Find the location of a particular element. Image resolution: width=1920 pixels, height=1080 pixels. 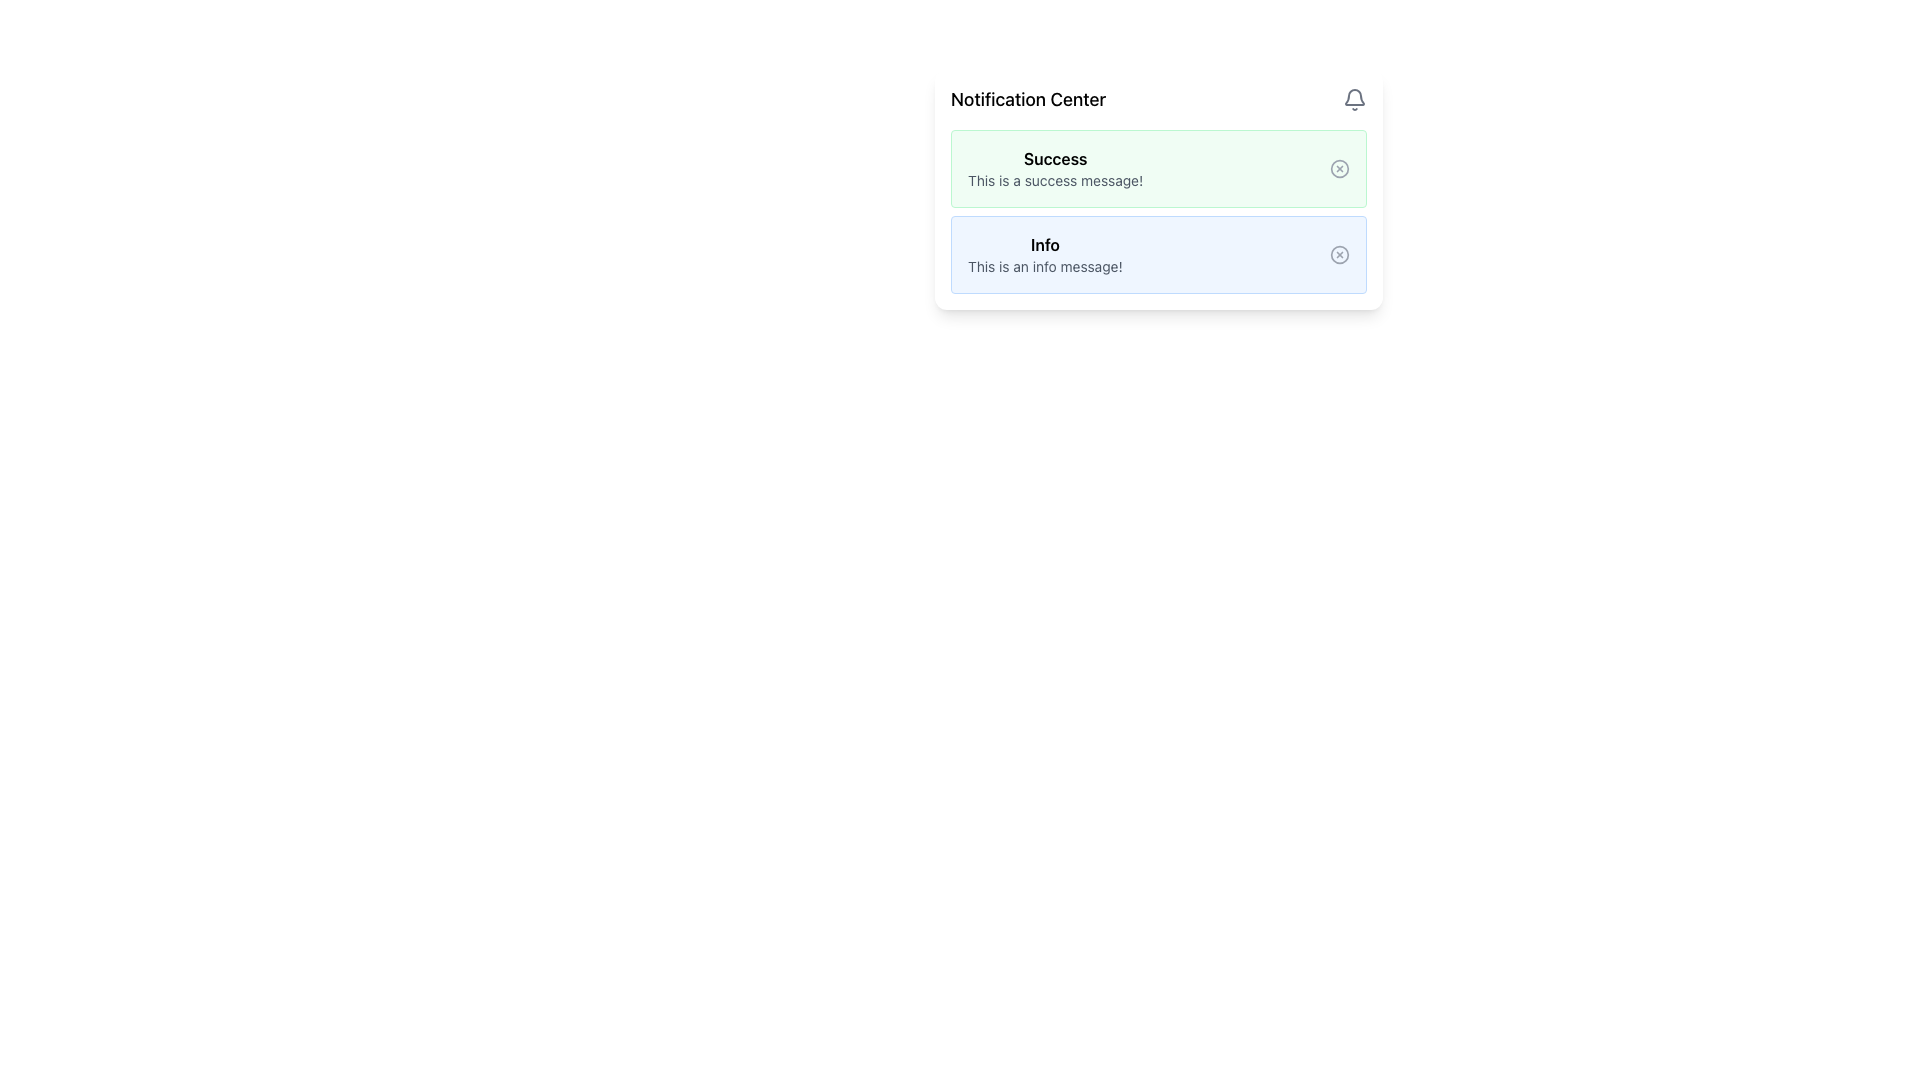

the text content in the alert card located beneath the 'Success' card in the notification center to interact with the close functionalities if nearby is located at coordinates (1044, 253).